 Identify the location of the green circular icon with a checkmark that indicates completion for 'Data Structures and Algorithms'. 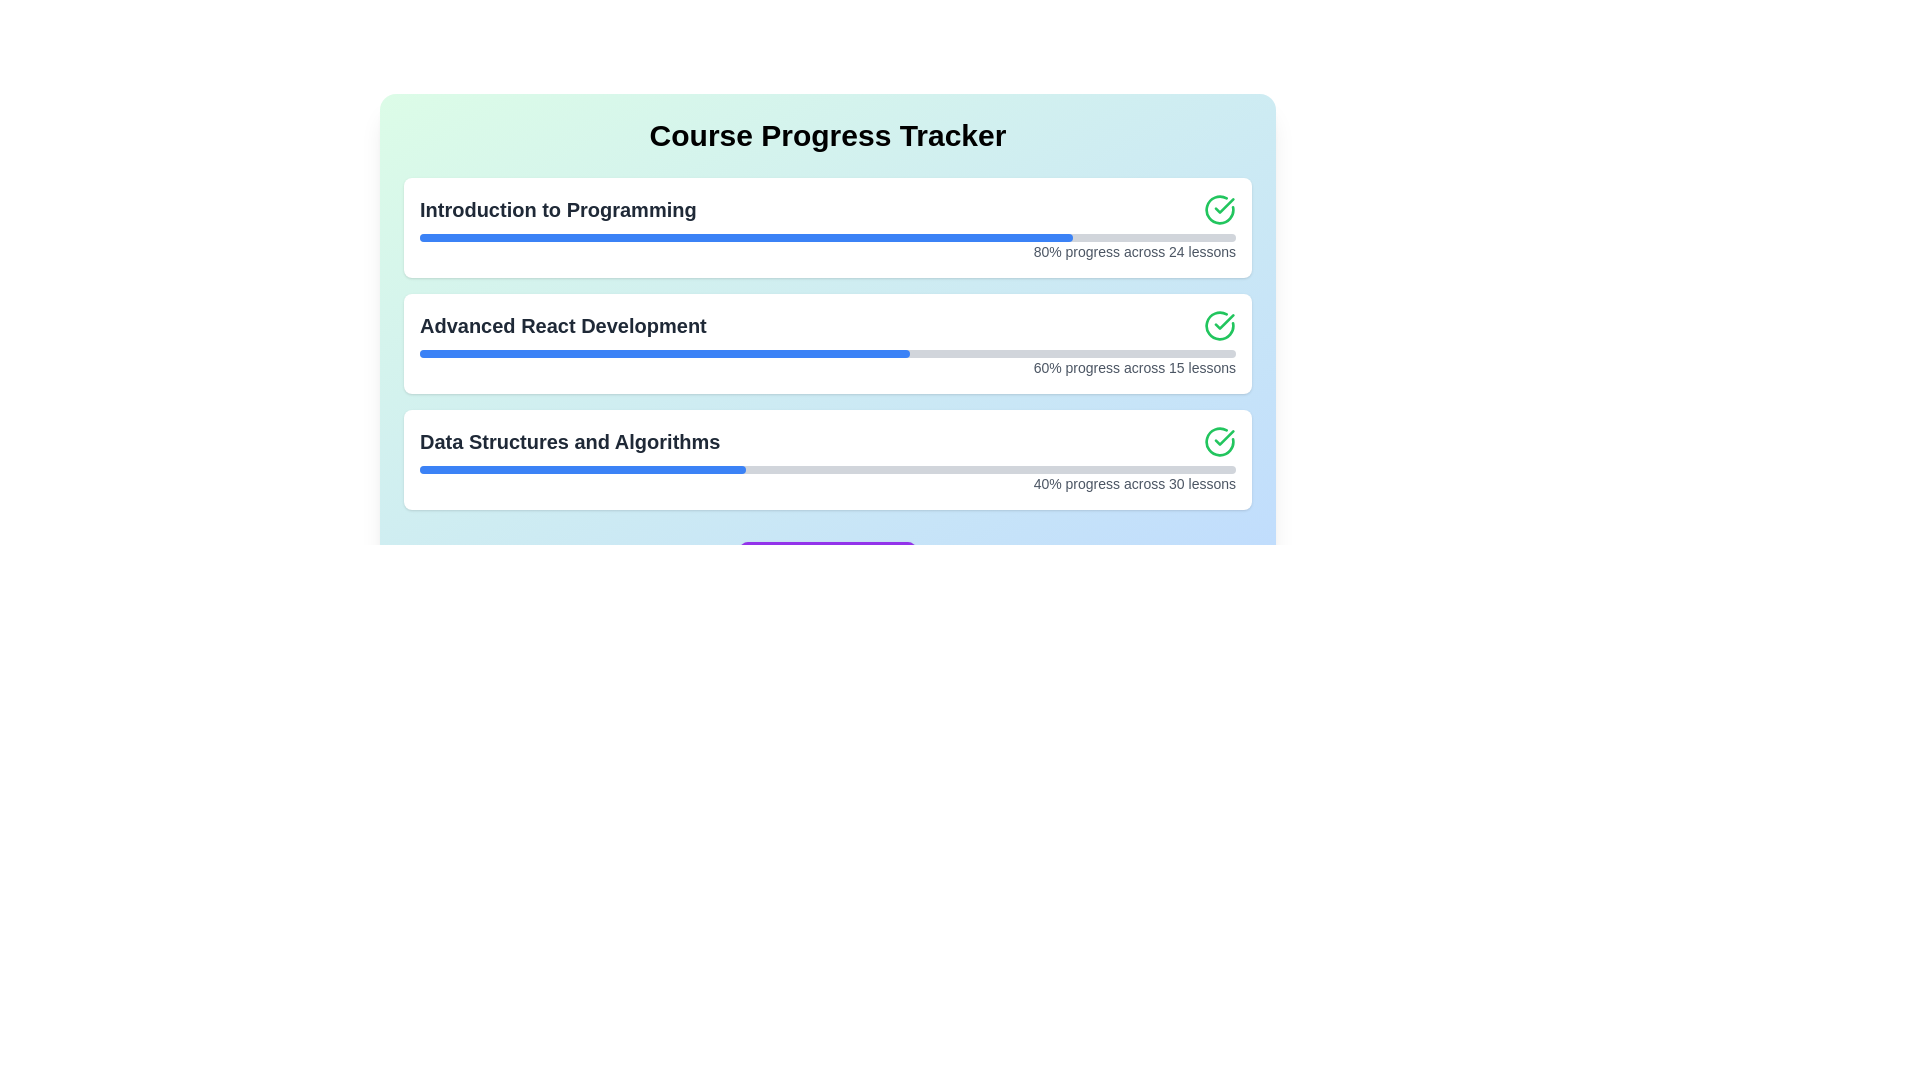
(1218, 441).